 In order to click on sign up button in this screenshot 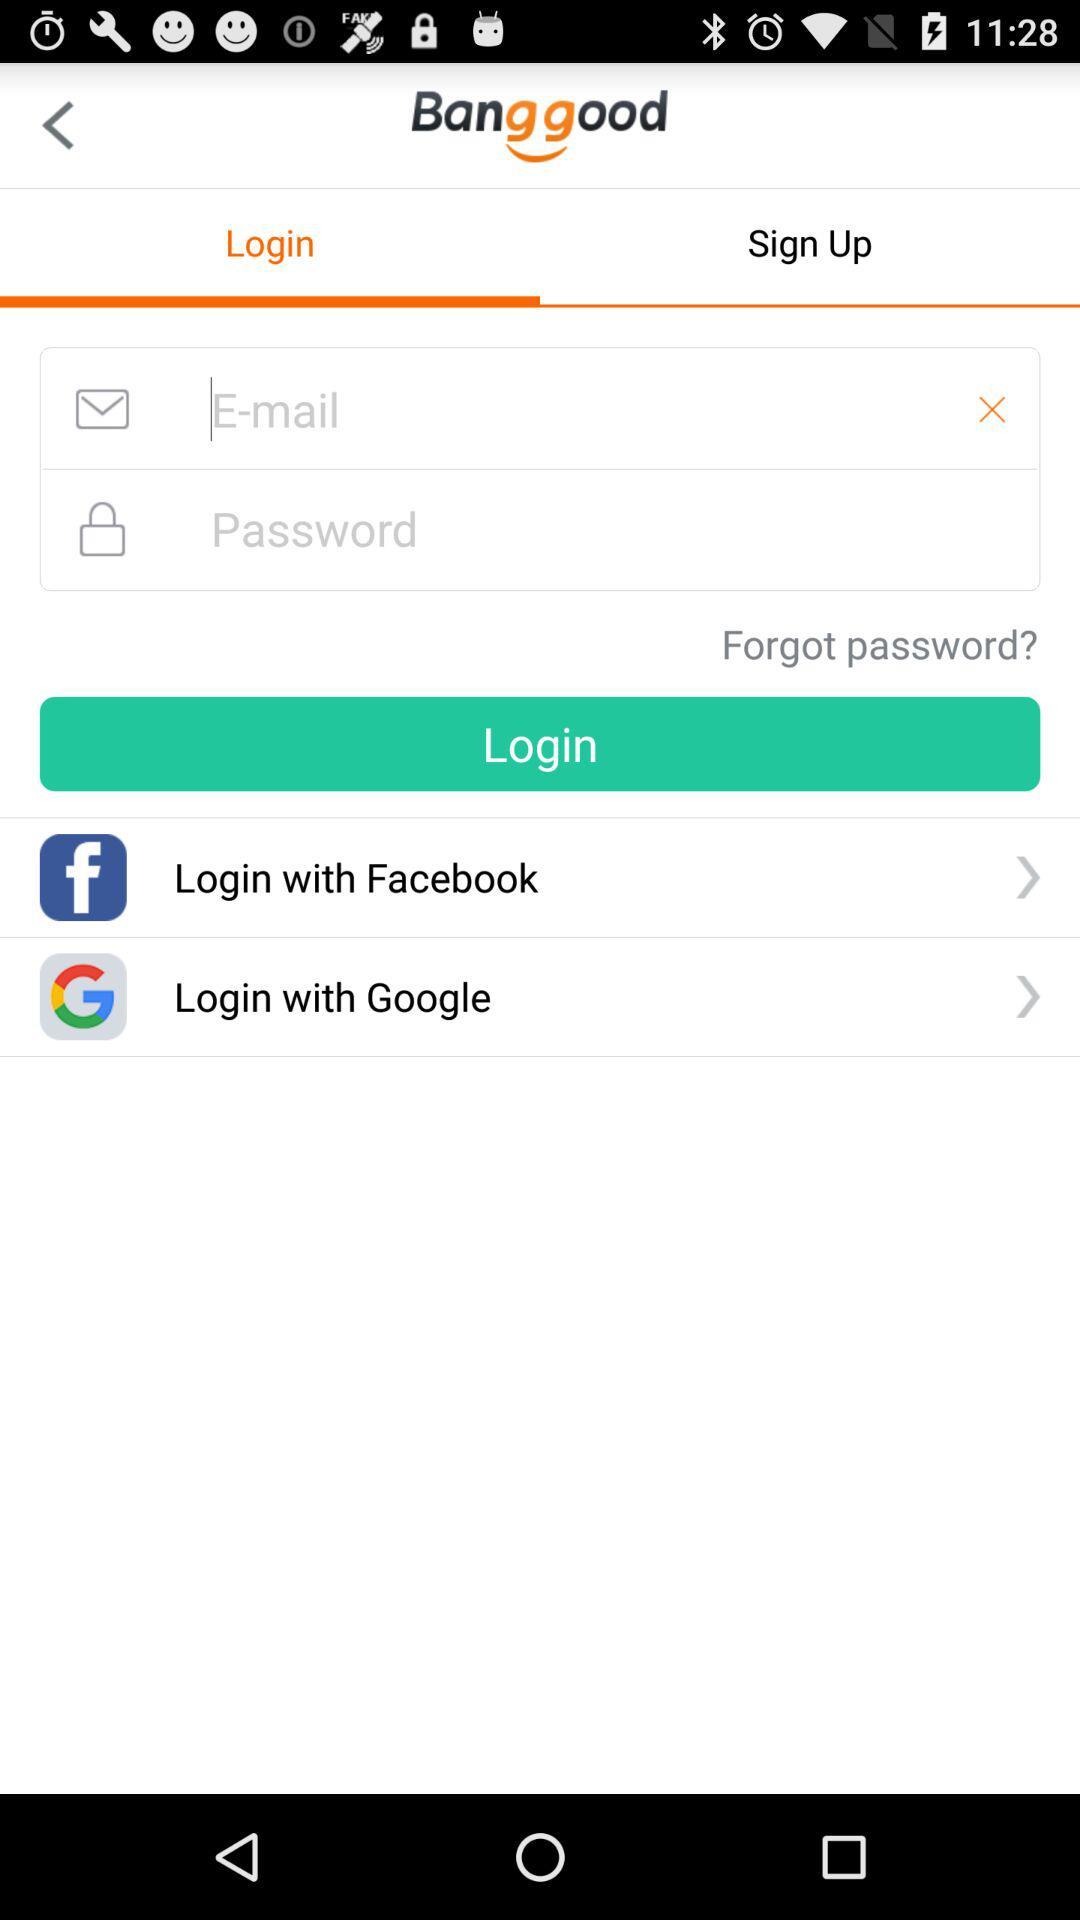, I will do `click(810, 241)`.